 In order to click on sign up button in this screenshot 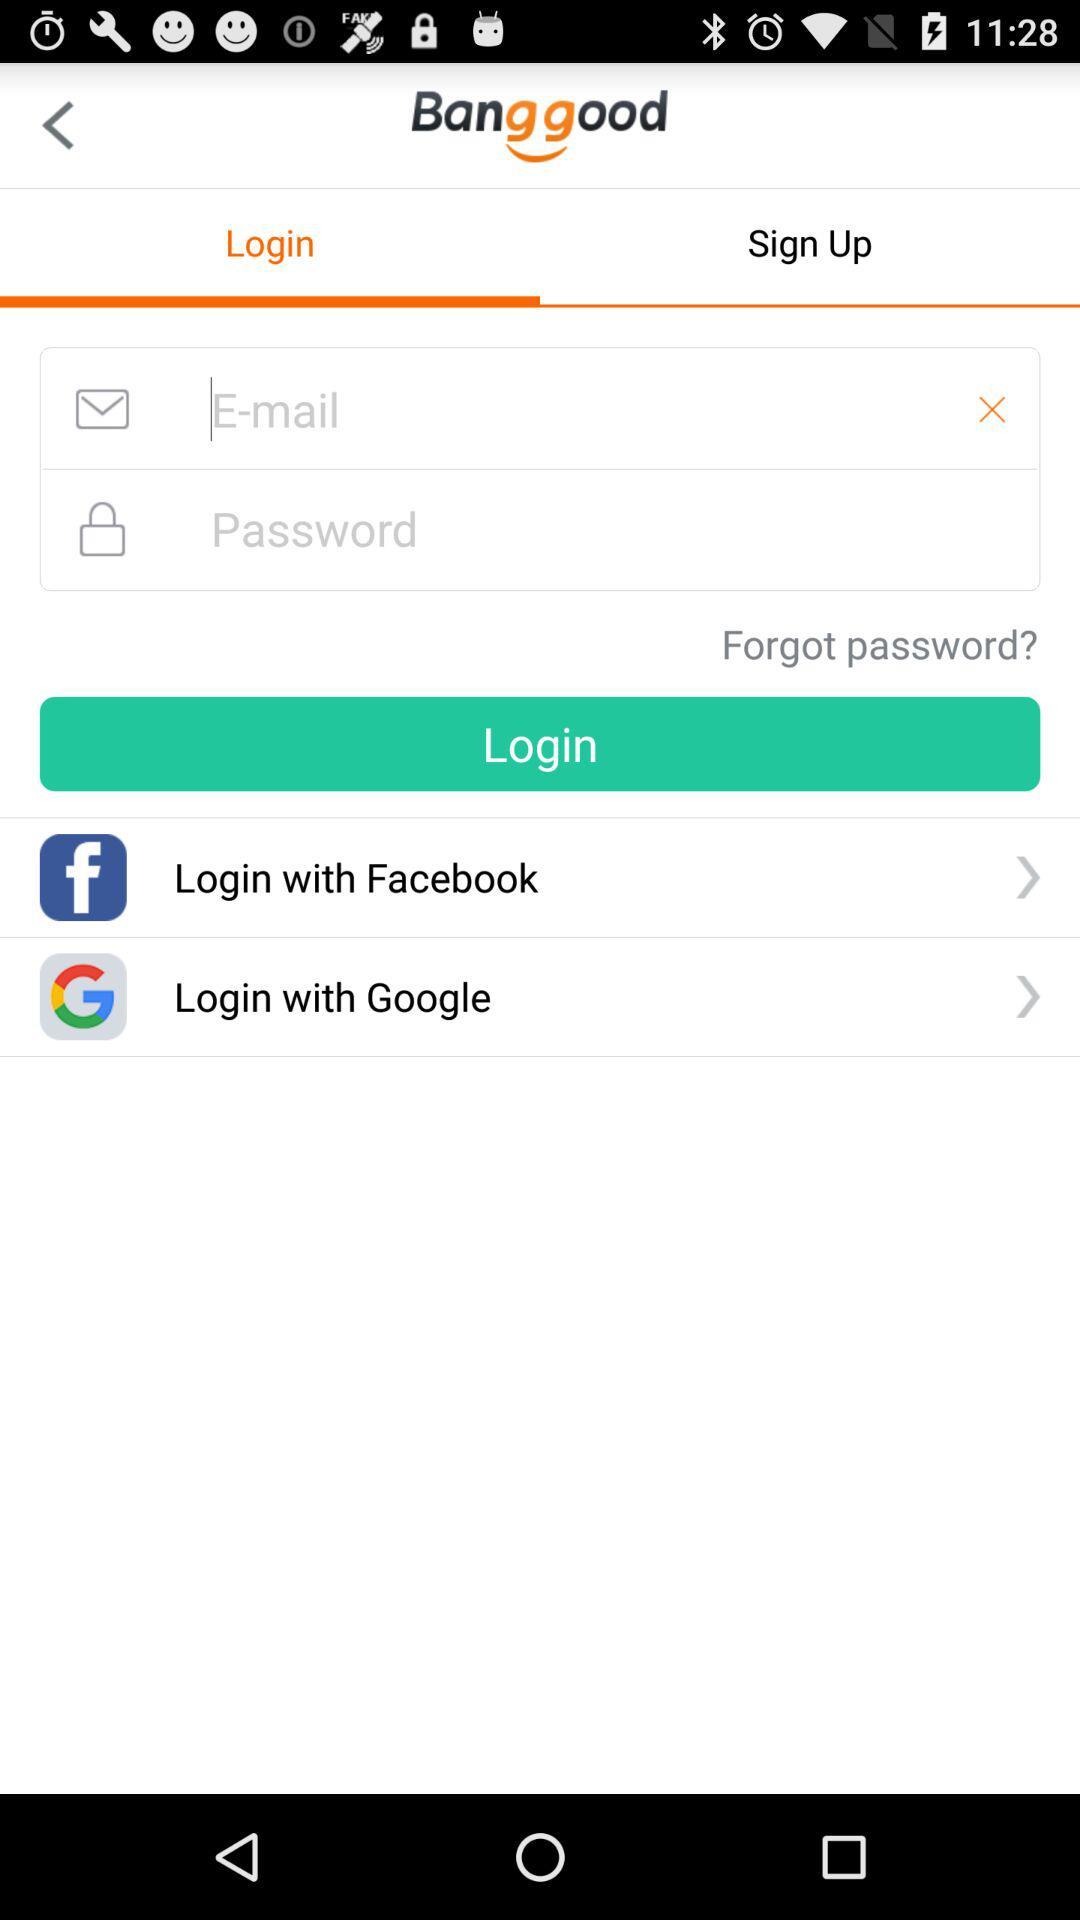, I will do `click(810, 241)`.